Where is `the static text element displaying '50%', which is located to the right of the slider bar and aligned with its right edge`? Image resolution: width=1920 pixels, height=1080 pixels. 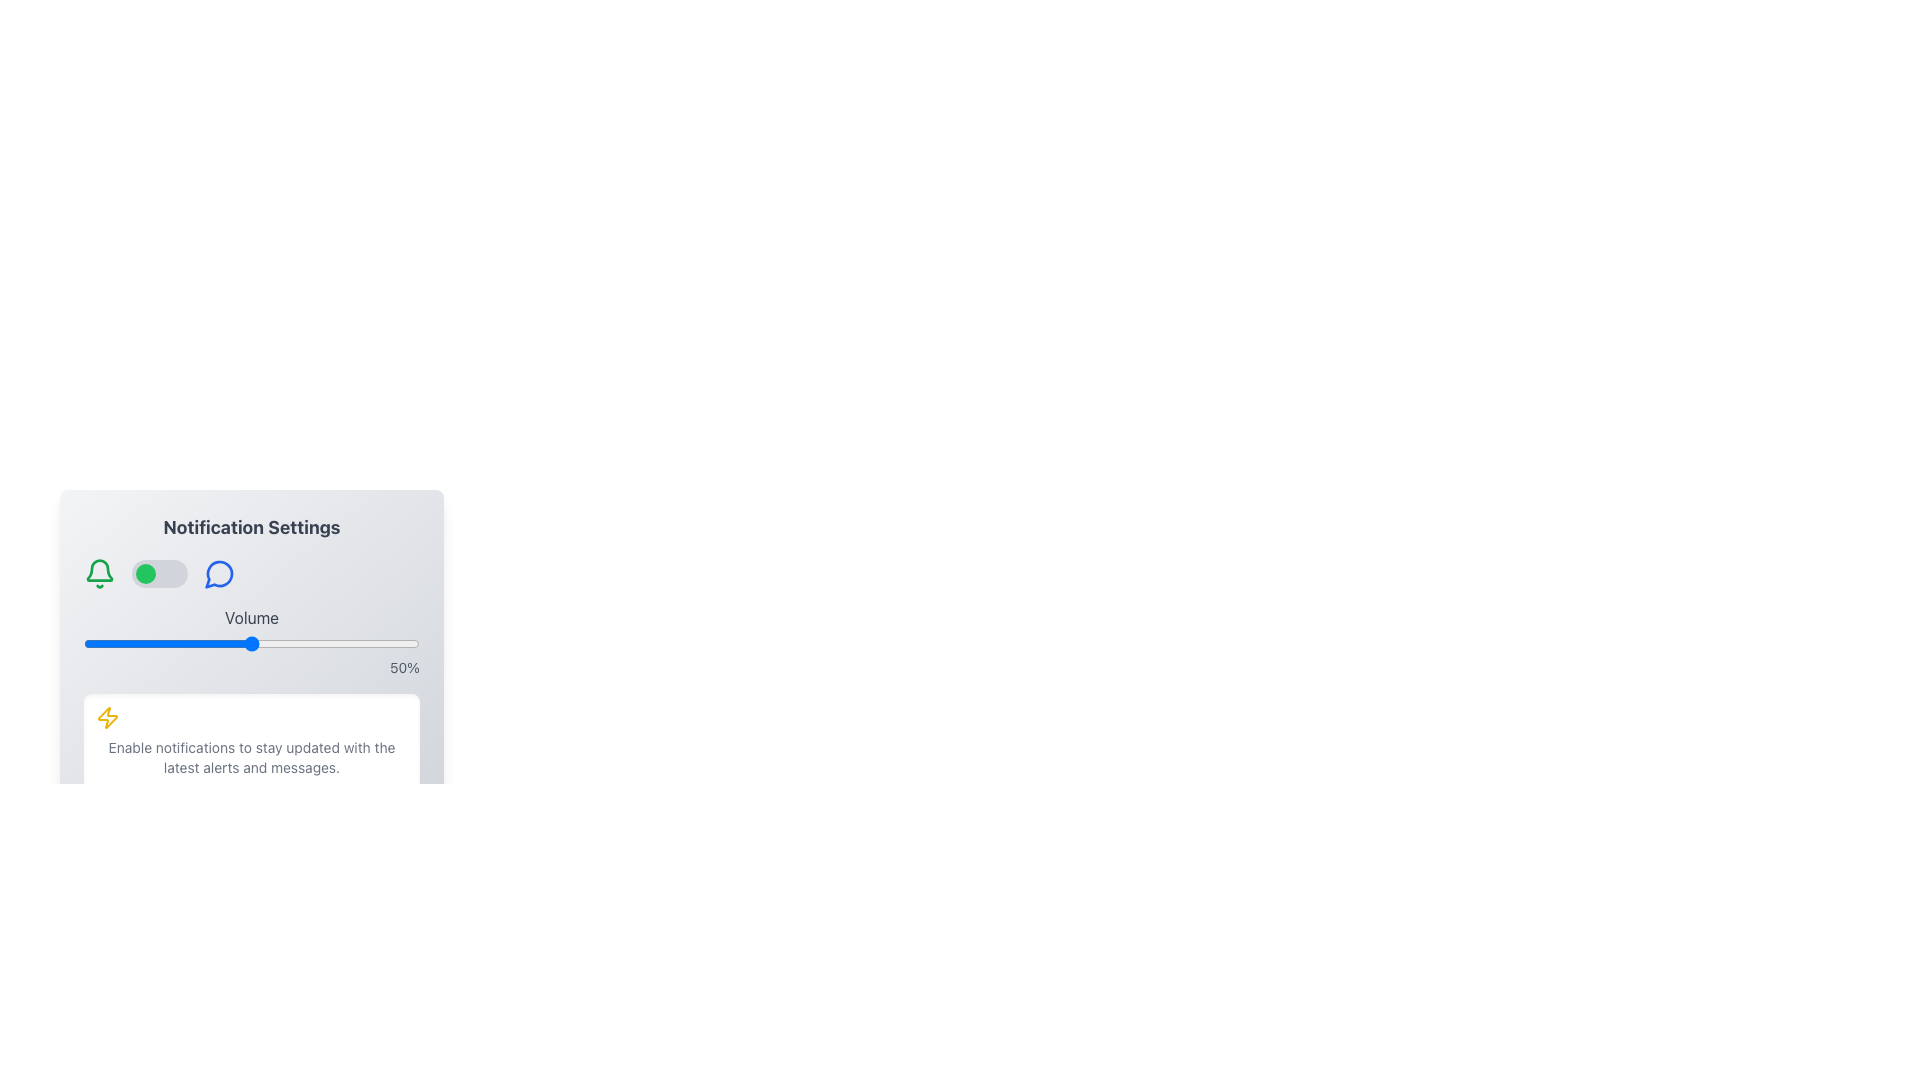 the static text element displaying '50%', which is located to the right of the slider bar and aligned with its right edge is located at coordinates (251, 667).